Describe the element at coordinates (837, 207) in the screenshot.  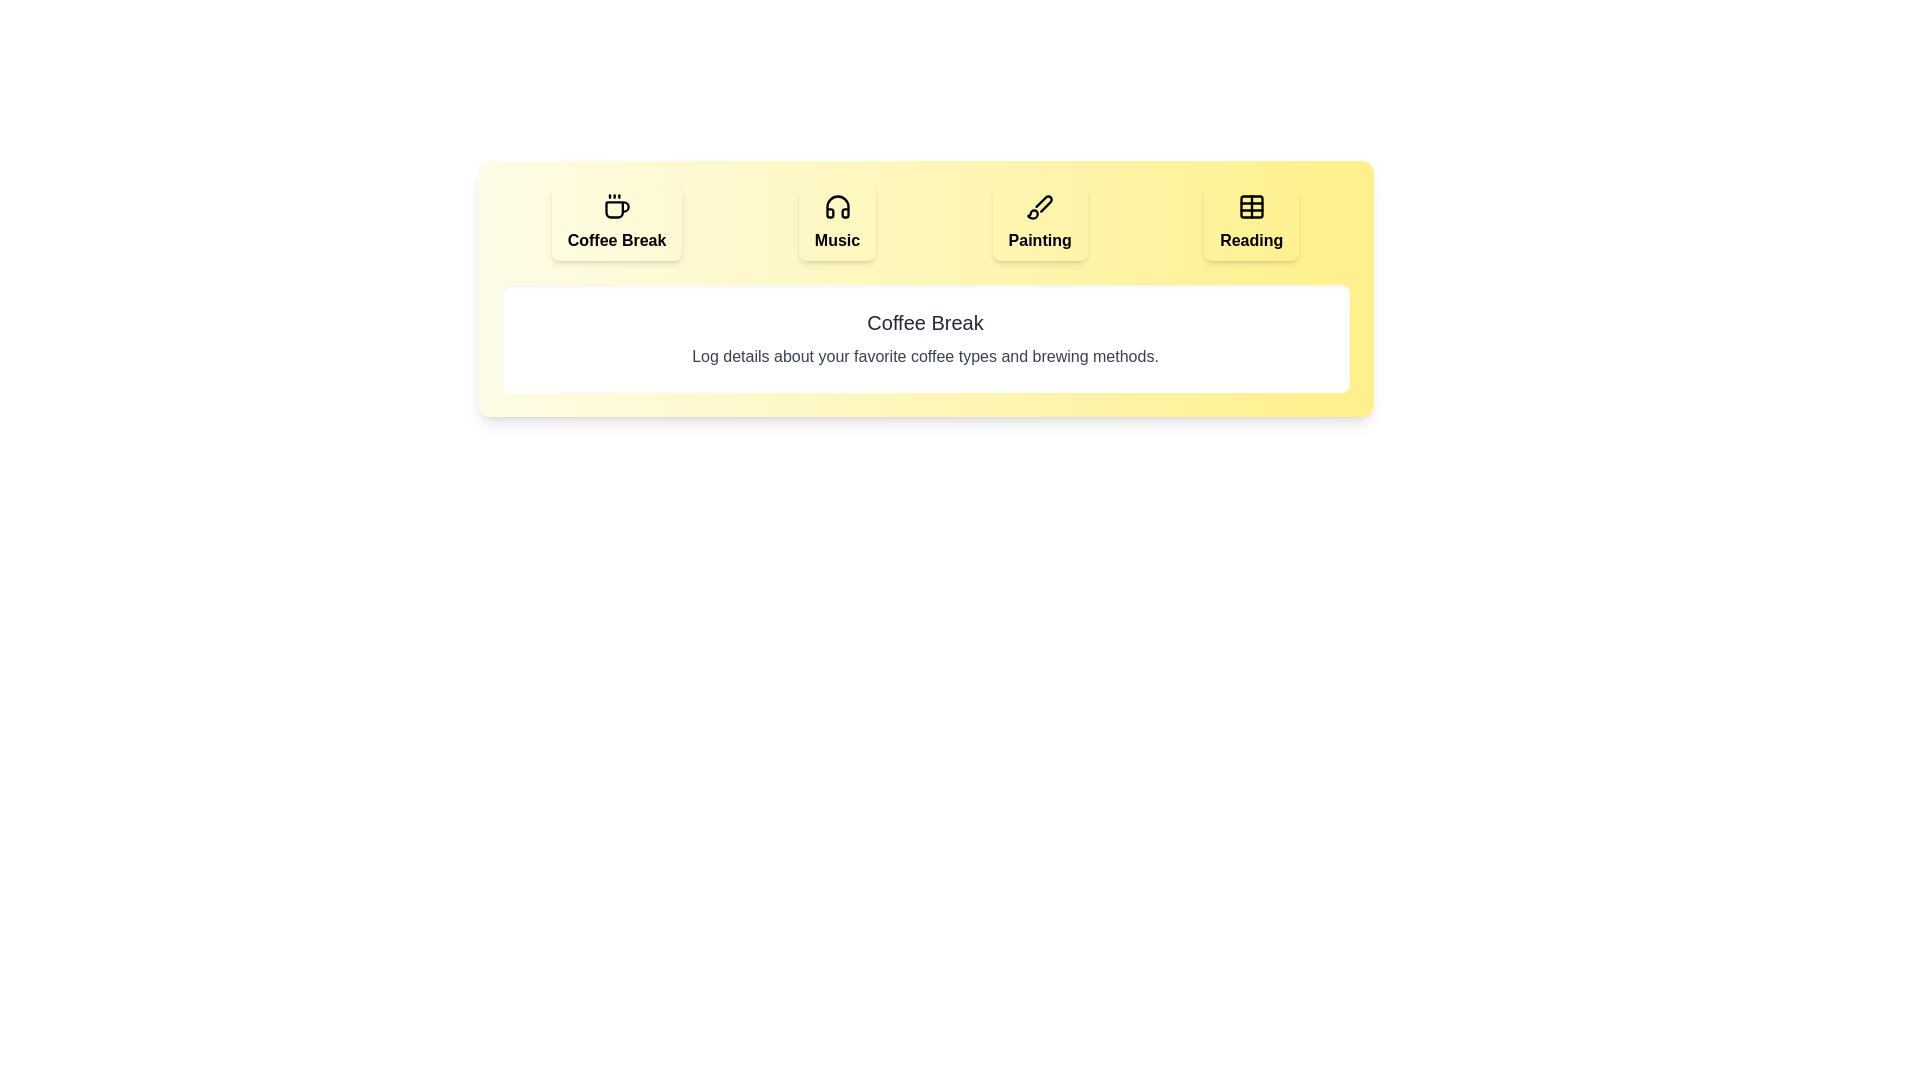
I see `the headphones icon in the navigation bar` at that location.